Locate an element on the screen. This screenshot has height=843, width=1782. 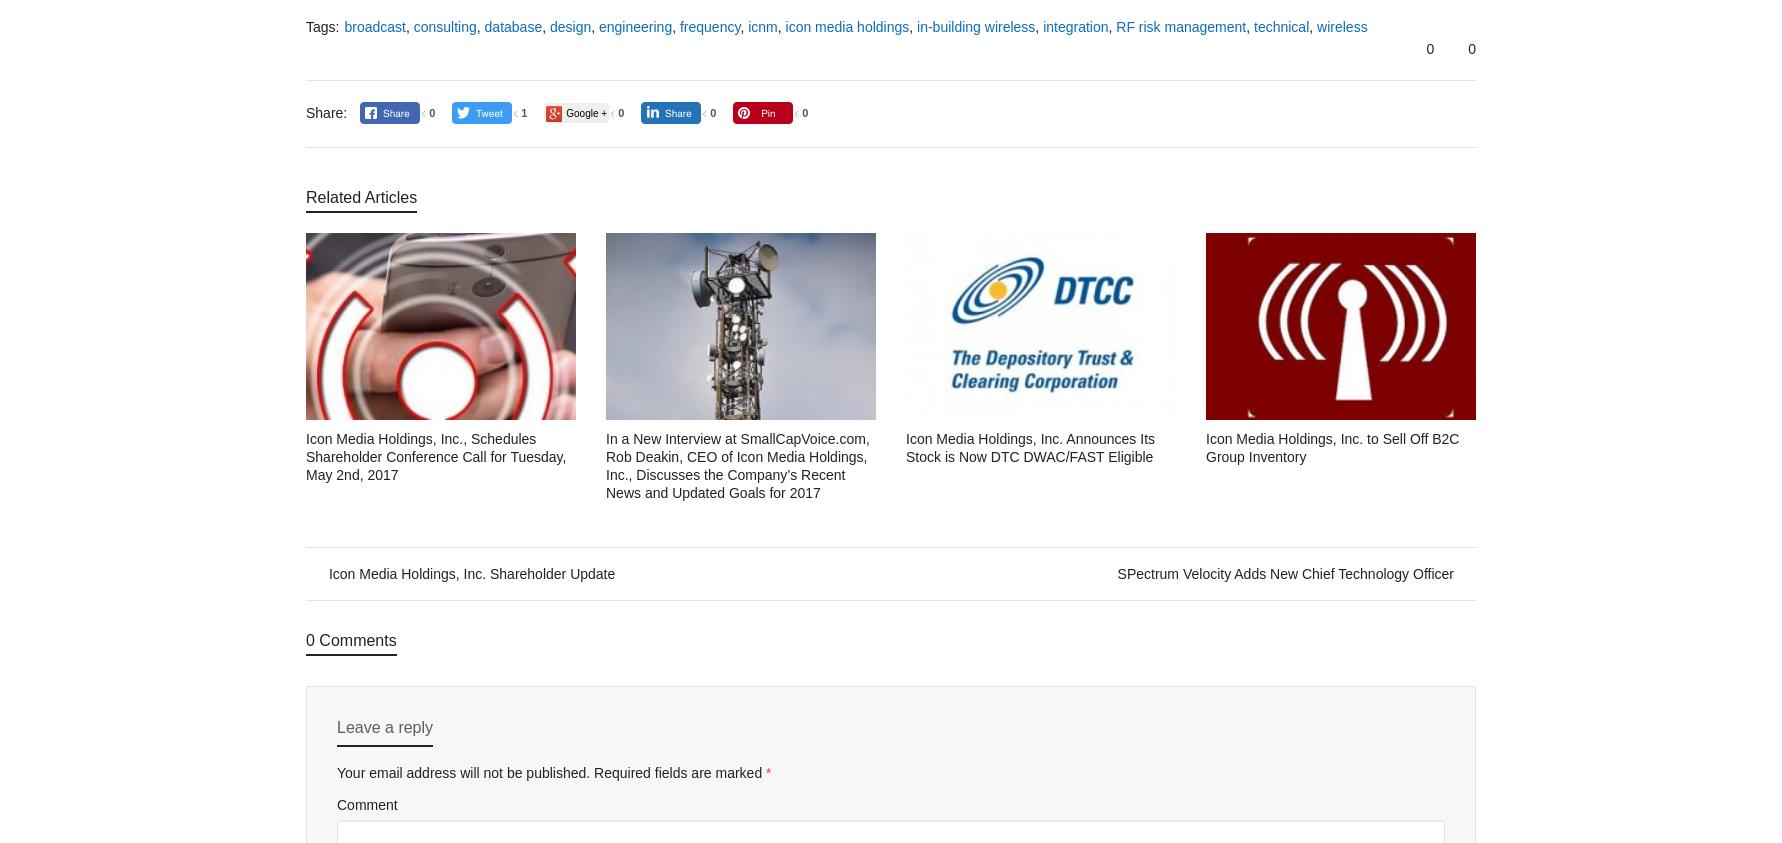
'Share:' is located at coordinates (325, 111).